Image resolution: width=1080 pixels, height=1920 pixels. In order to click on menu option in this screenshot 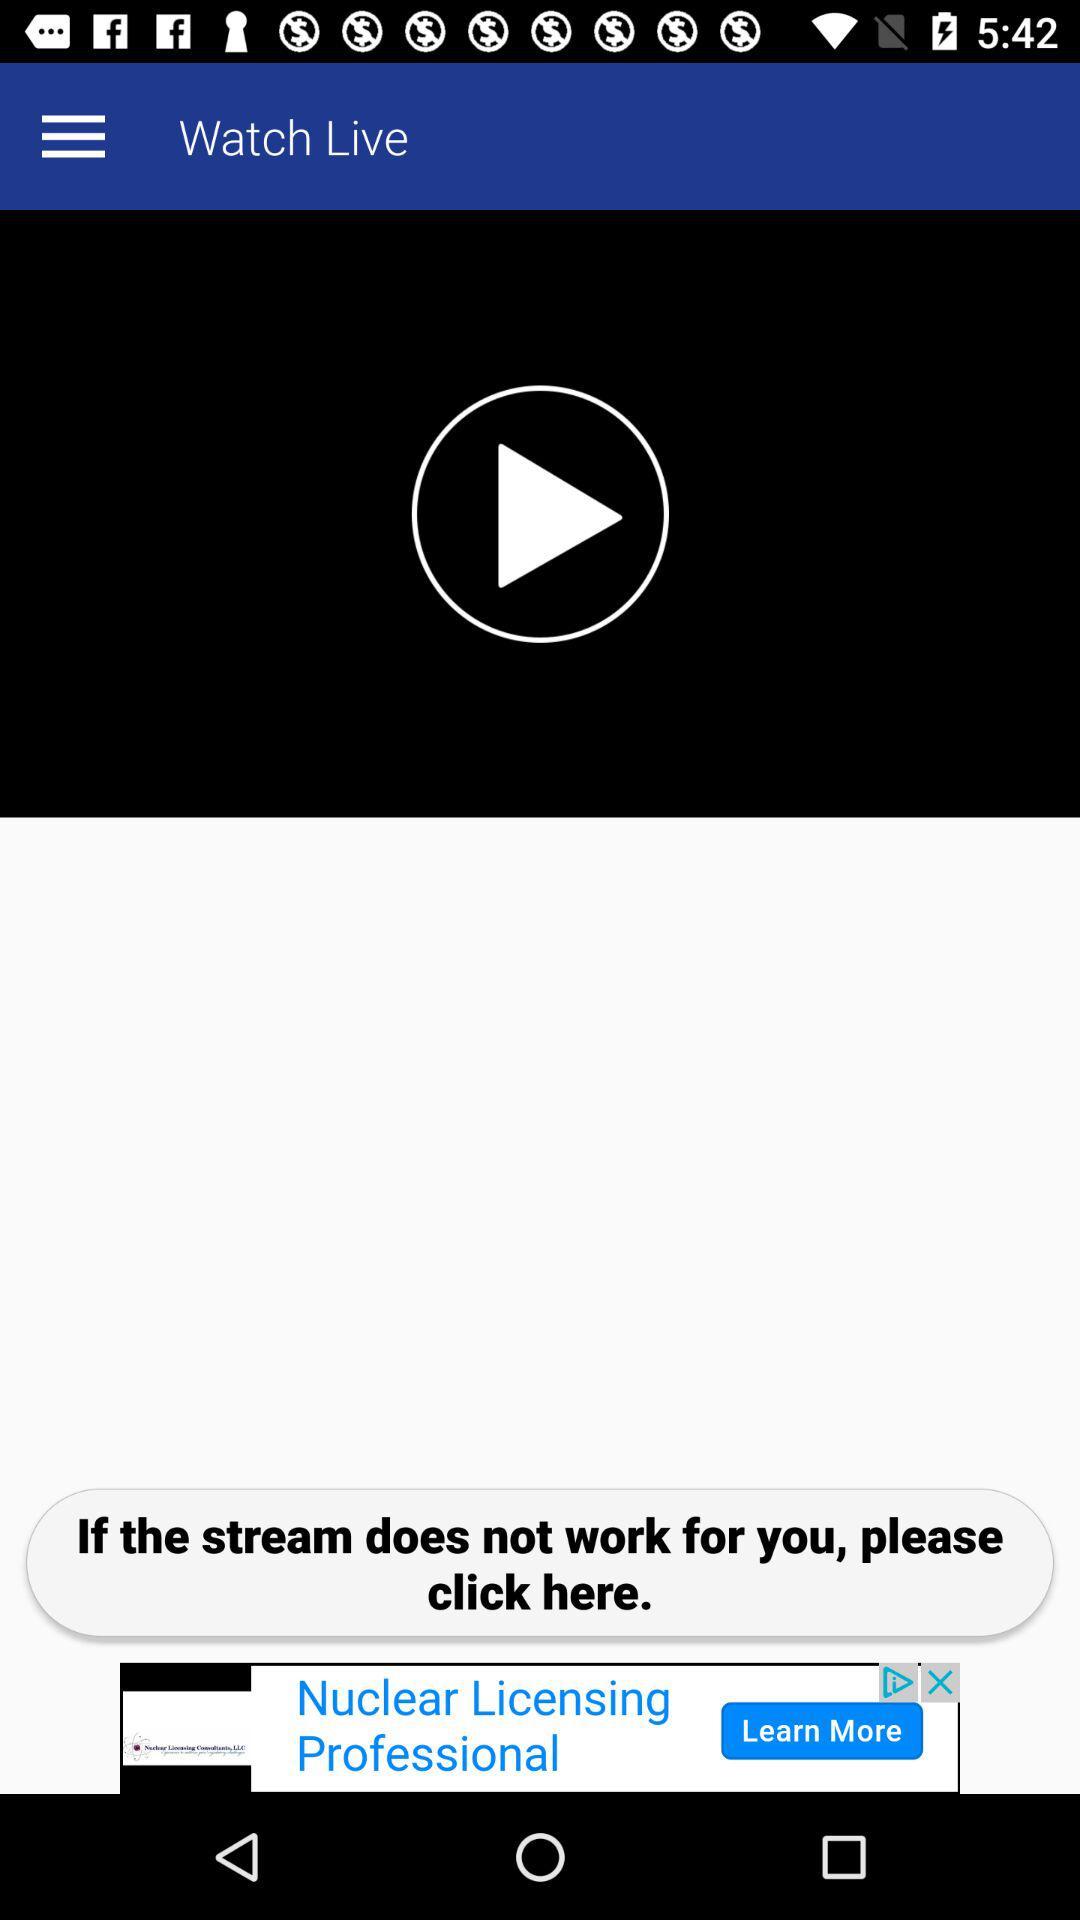, I will do `click(72, 135)`.